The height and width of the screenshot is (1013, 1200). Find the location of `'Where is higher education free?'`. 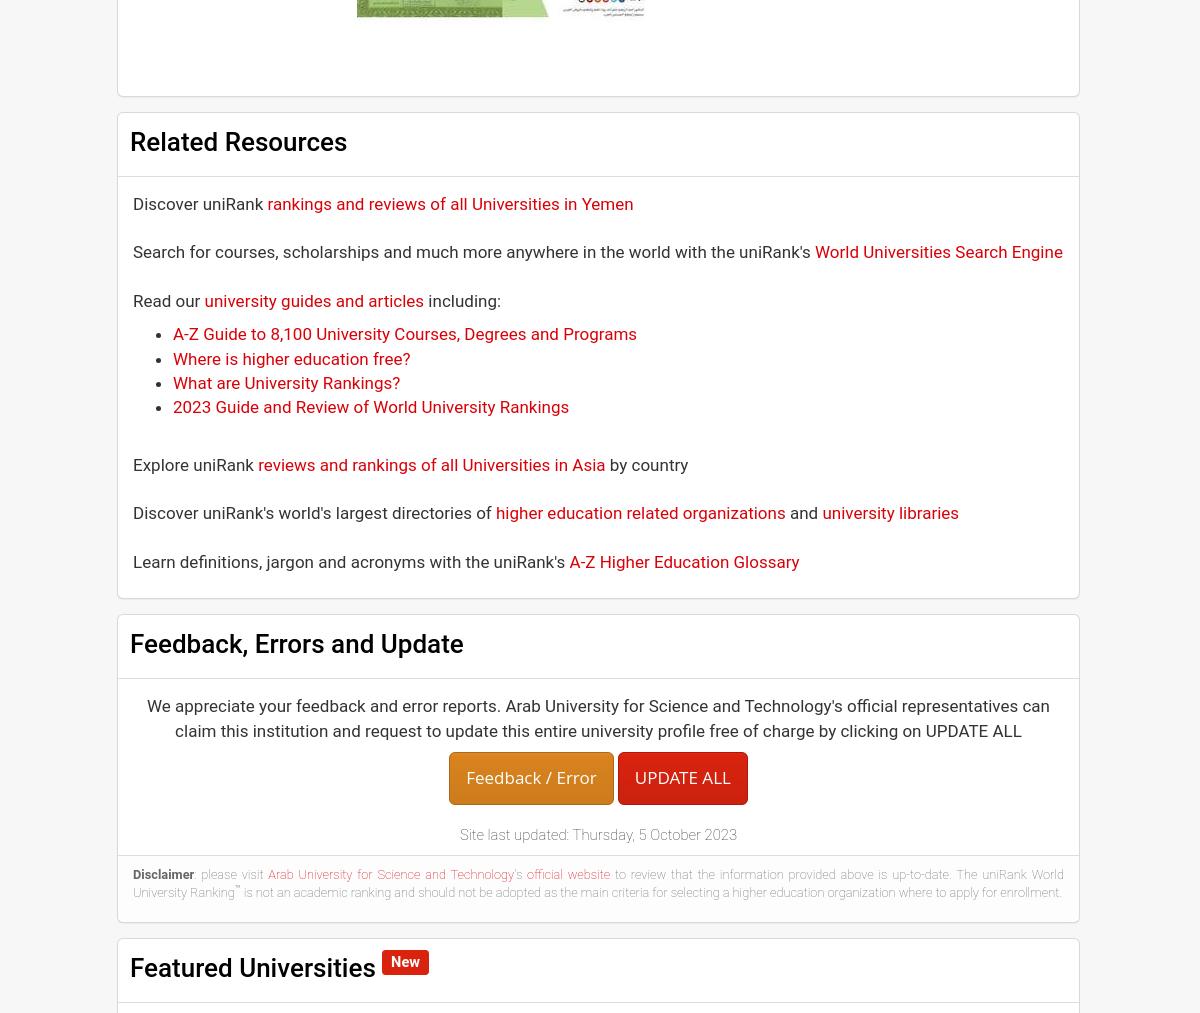

'Where is higher education free?' is located at coordinates (172, 357).